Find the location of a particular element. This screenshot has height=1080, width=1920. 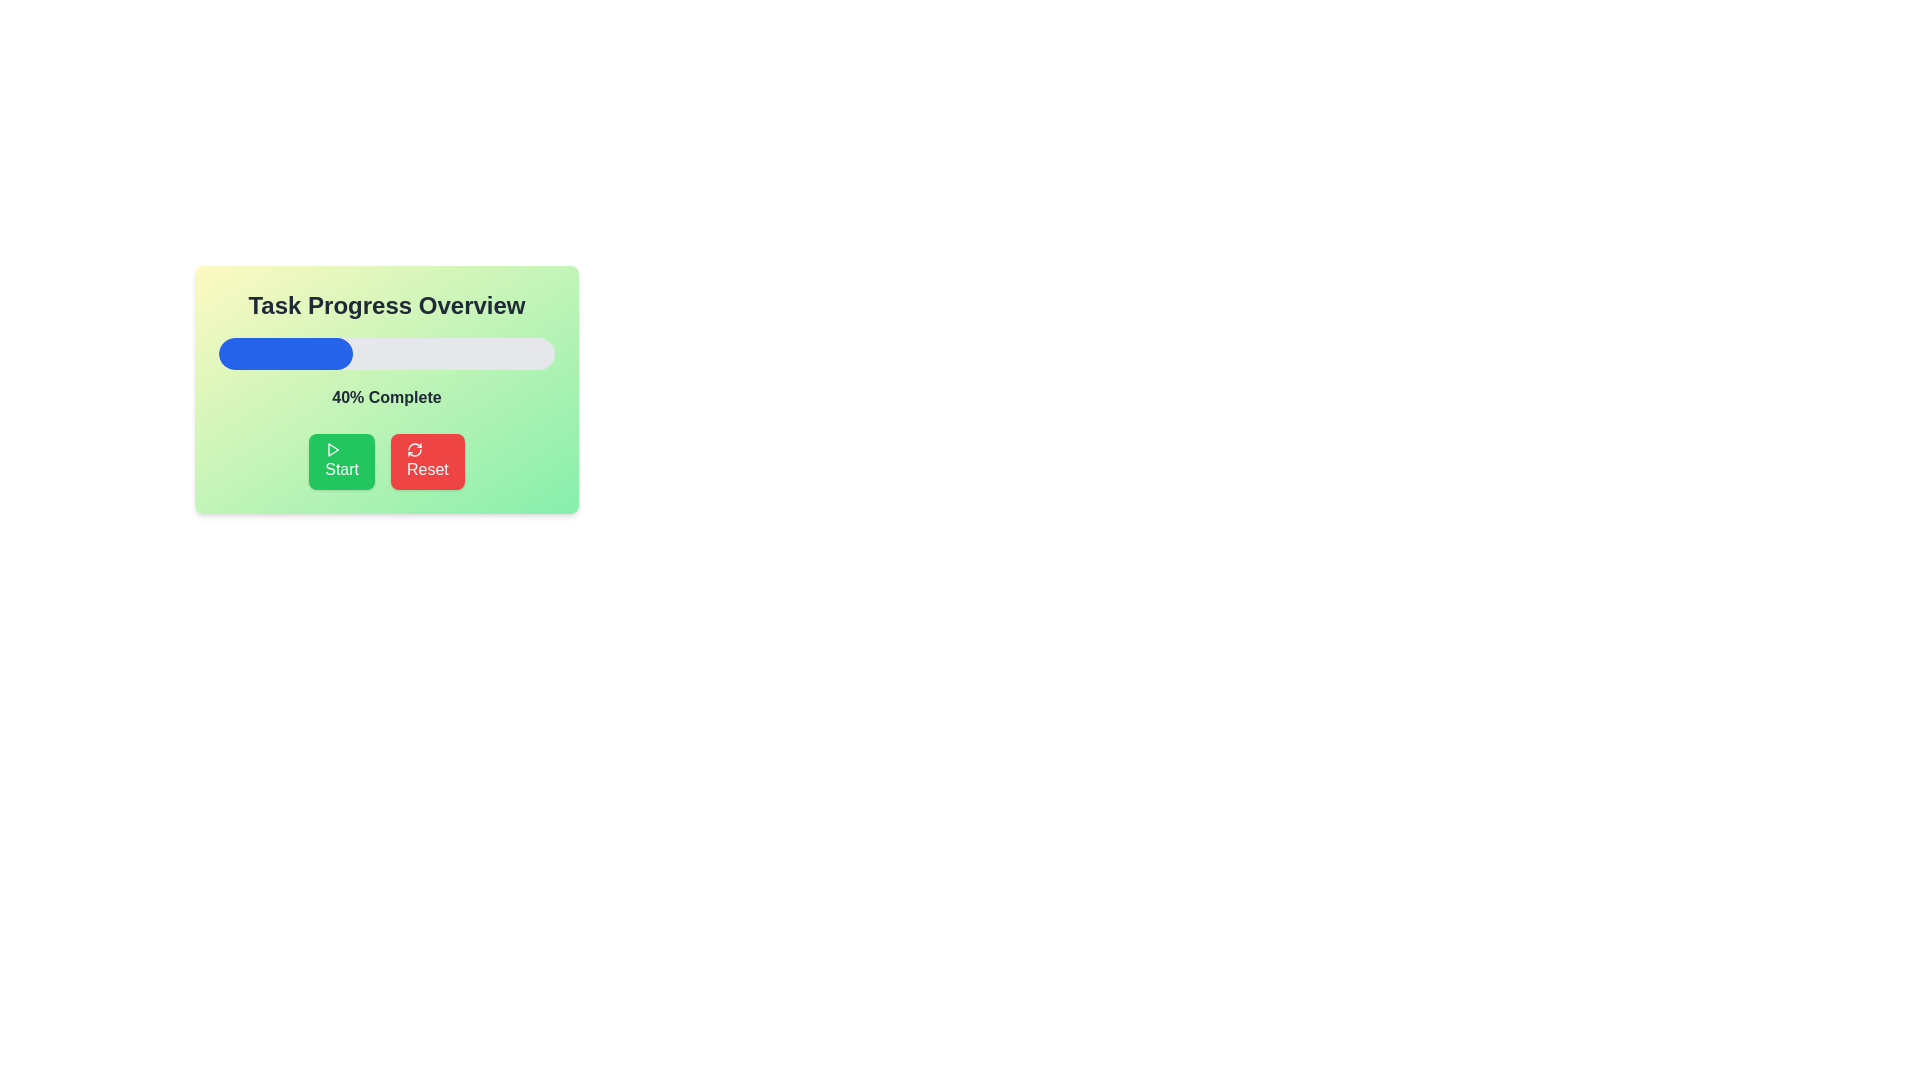

the 'Start' button icon located within the green button labeled 'Start' on the bottom-left side of the 'Task Progress Overview' component is located at coordinates (333, 450).